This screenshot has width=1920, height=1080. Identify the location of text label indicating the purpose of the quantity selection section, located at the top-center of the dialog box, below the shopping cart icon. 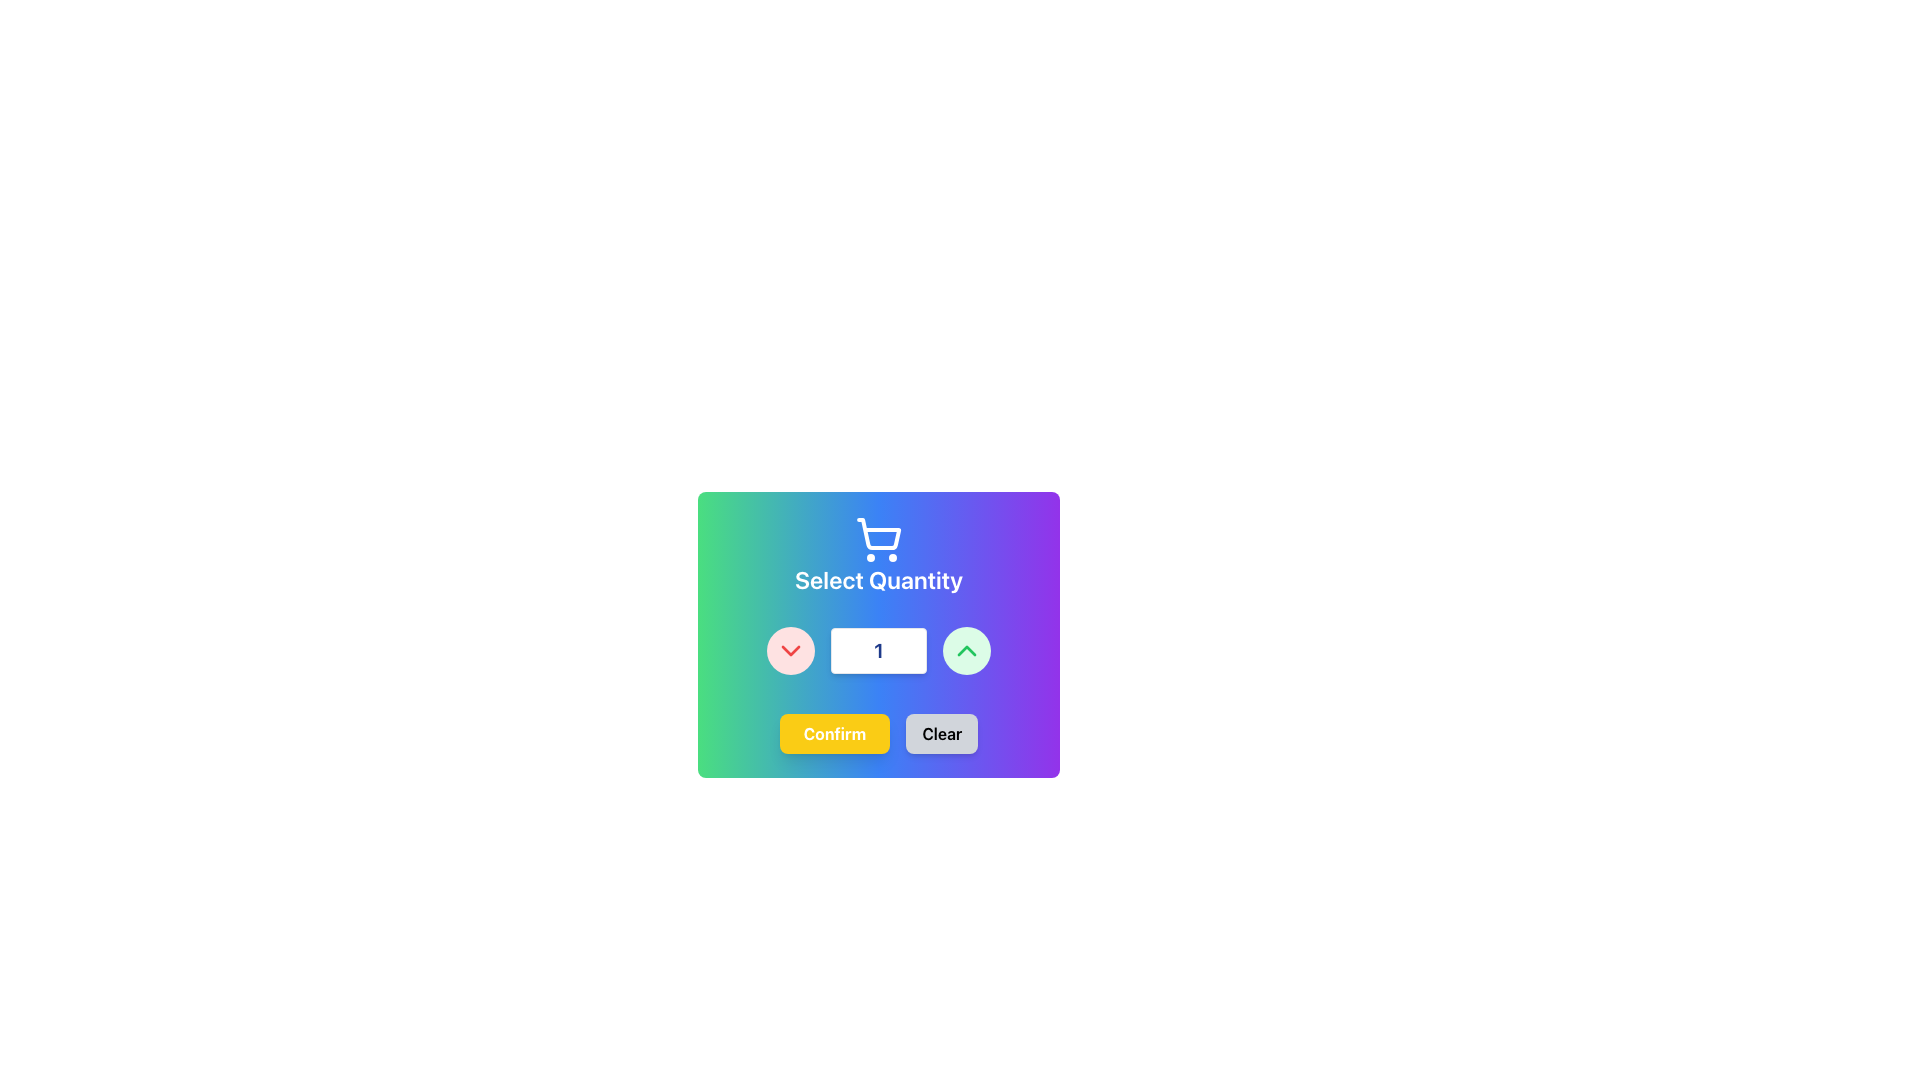
(878, 579).